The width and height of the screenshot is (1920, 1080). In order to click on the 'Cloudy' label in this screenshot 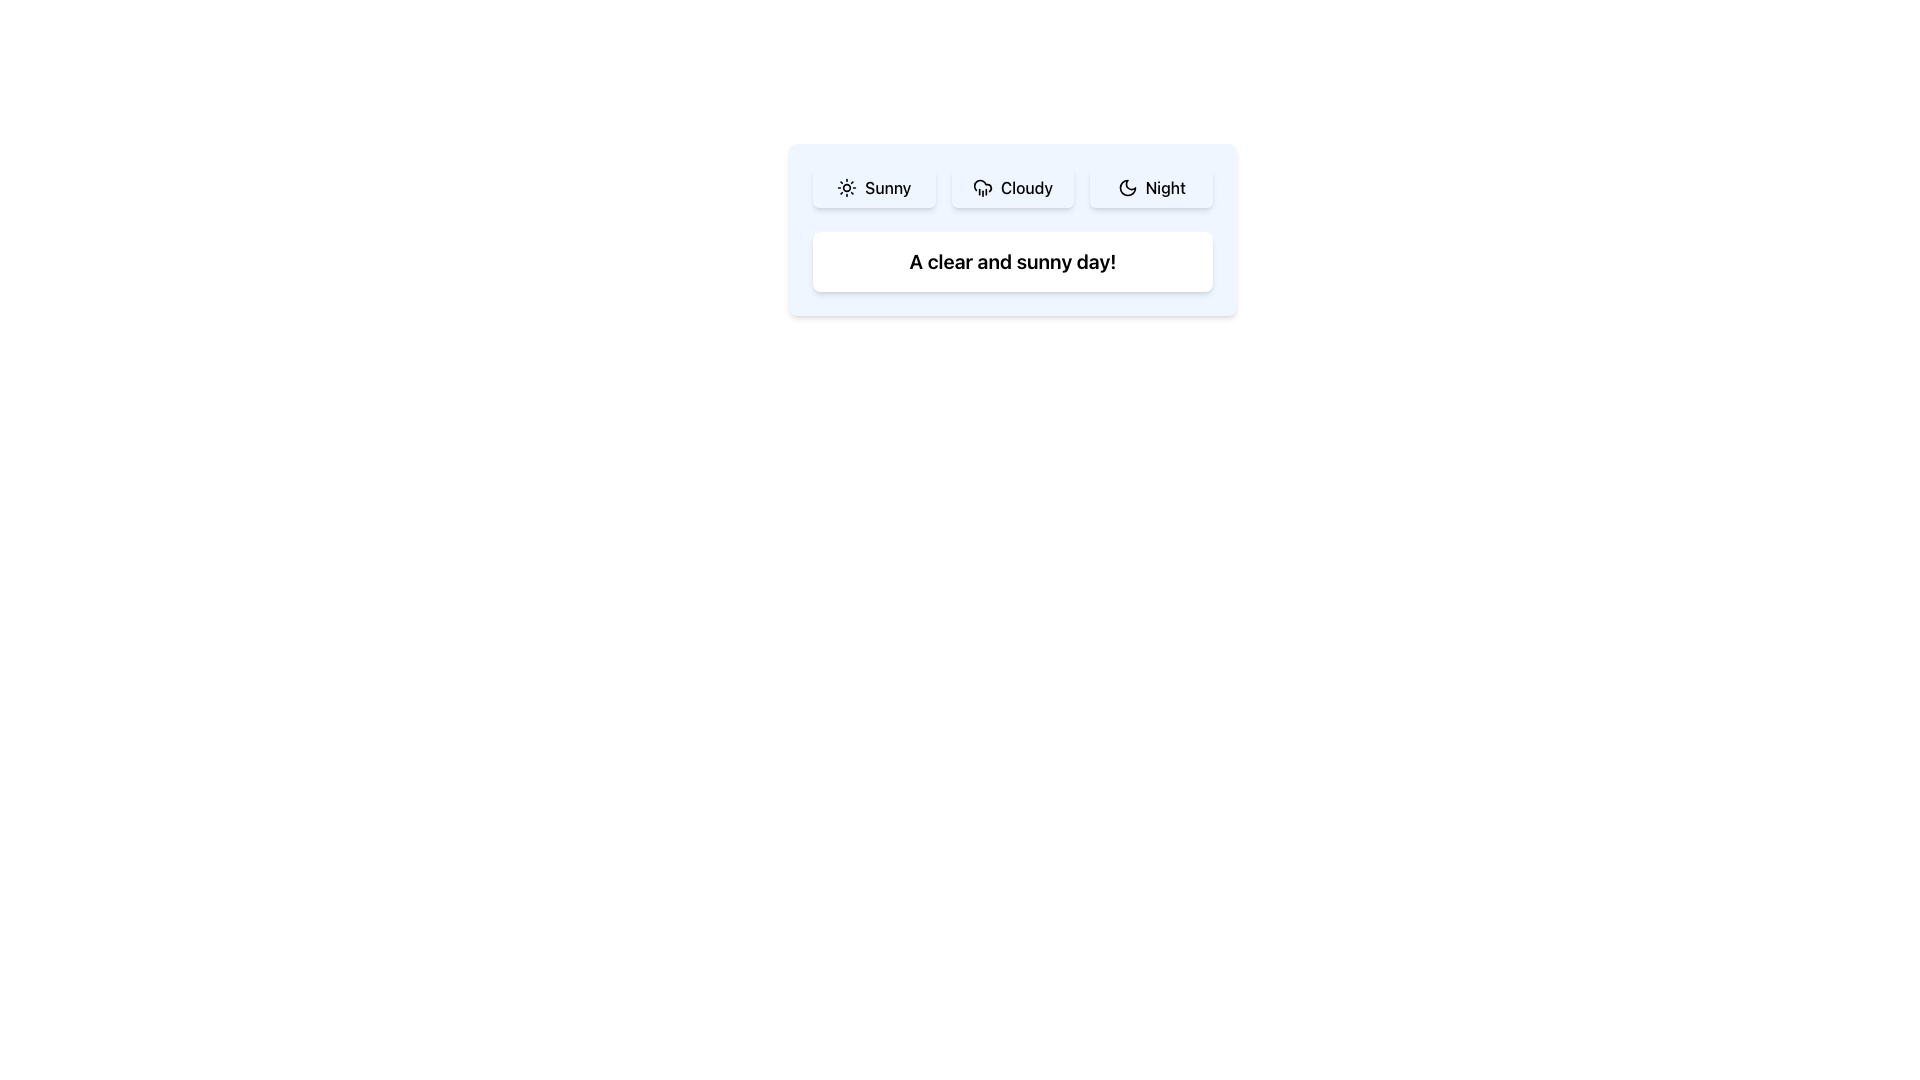, I will do `click(1027, 188)`.